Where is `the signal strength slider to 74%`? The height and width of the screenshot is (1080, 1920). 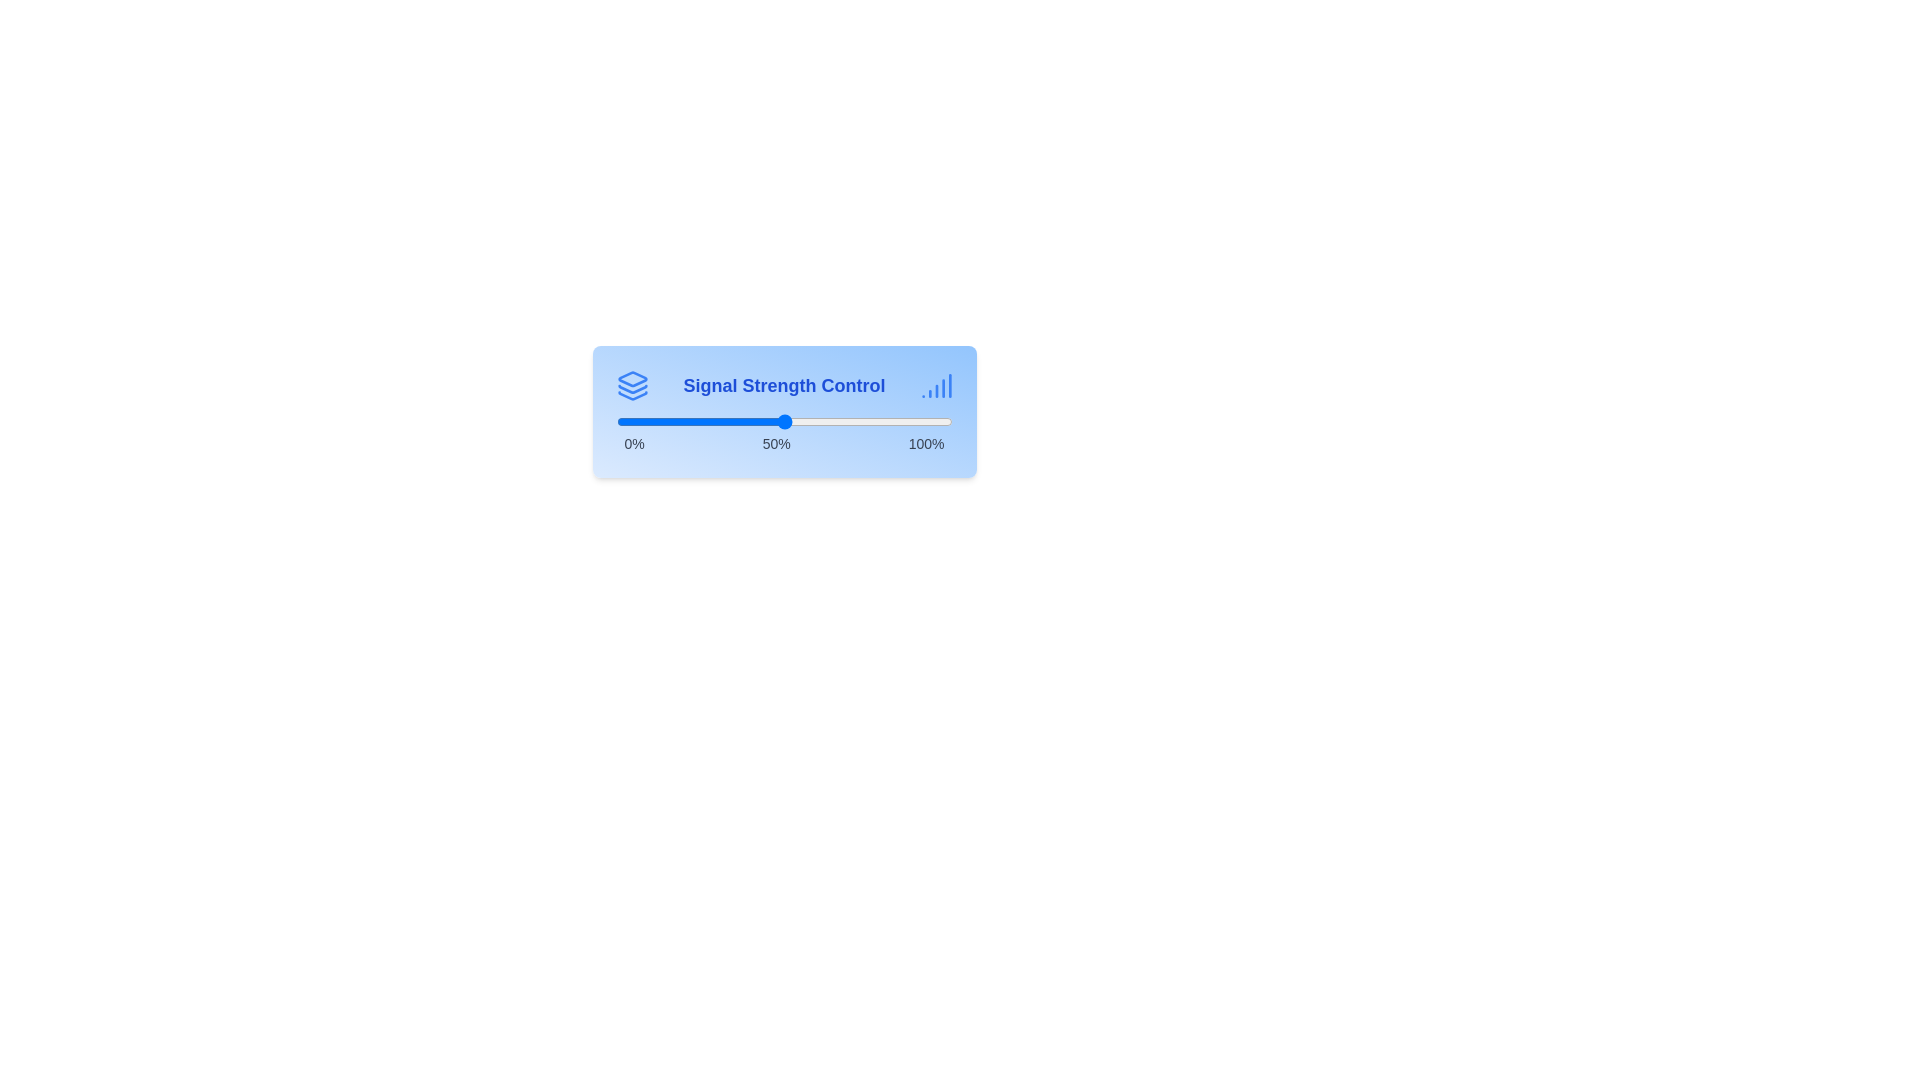 the signal strength slider to 74% is located at coordinates (865, 420).